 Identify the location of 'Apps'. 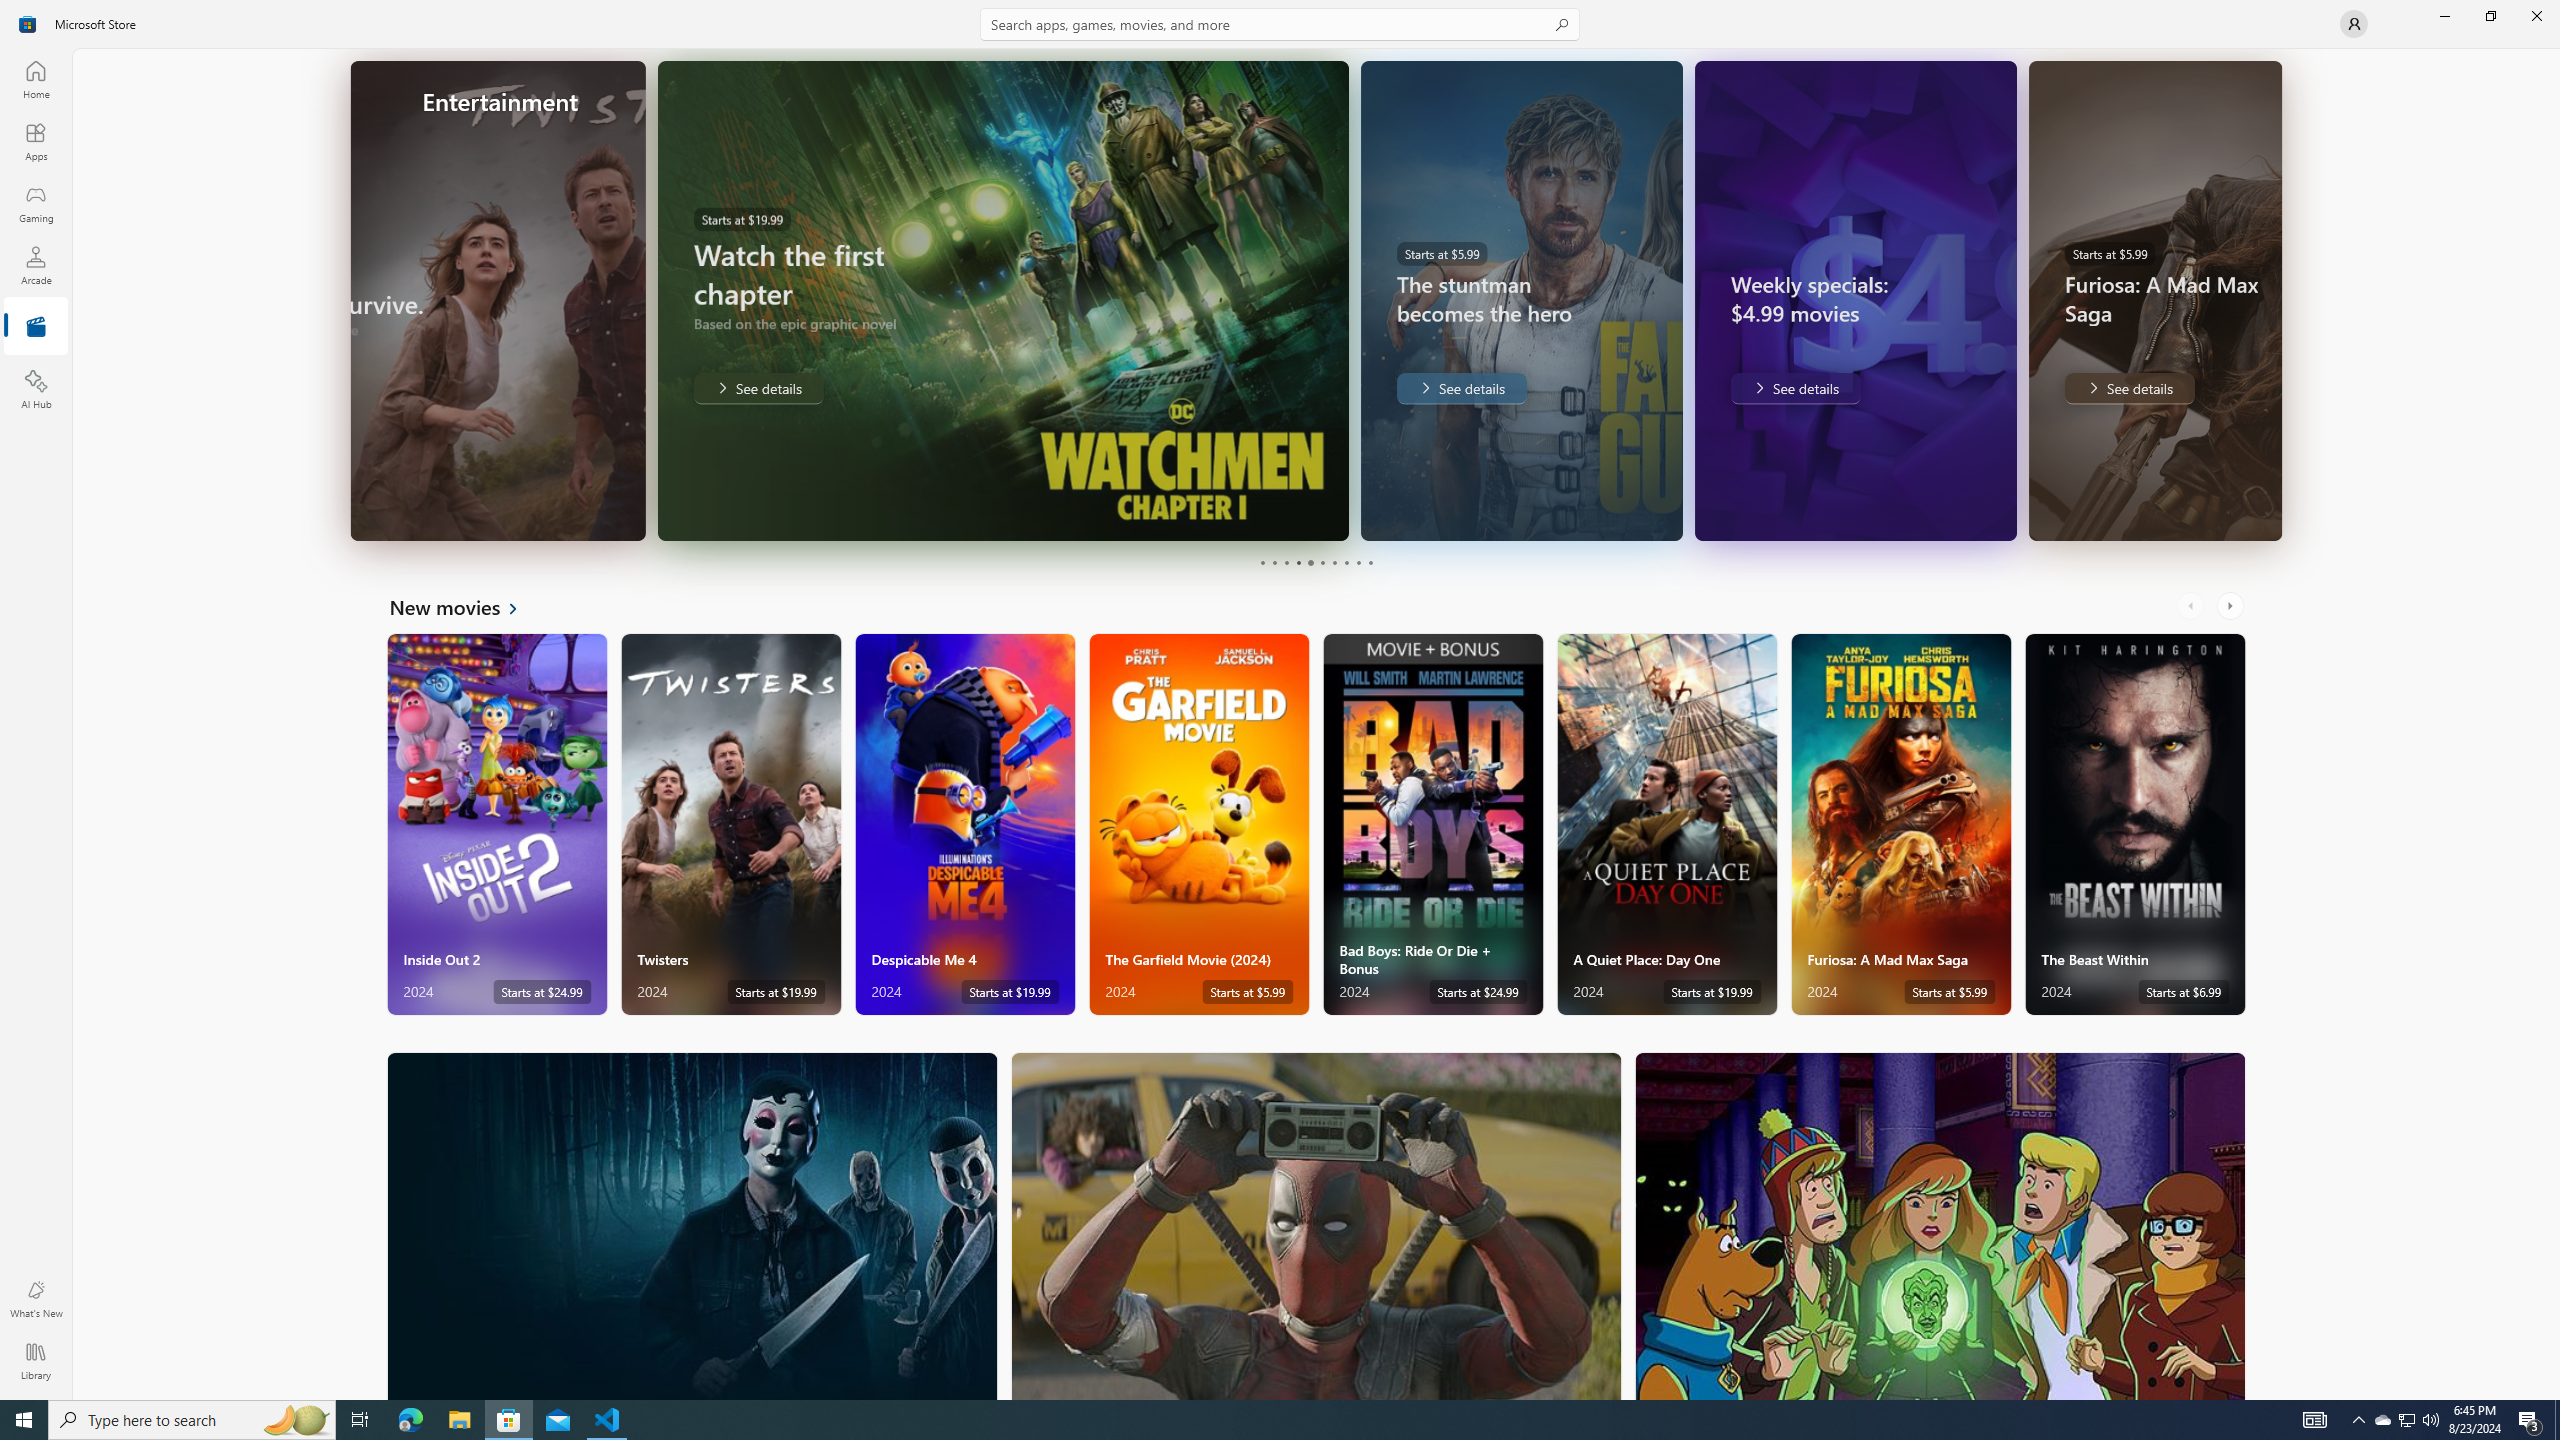
(34, 141).